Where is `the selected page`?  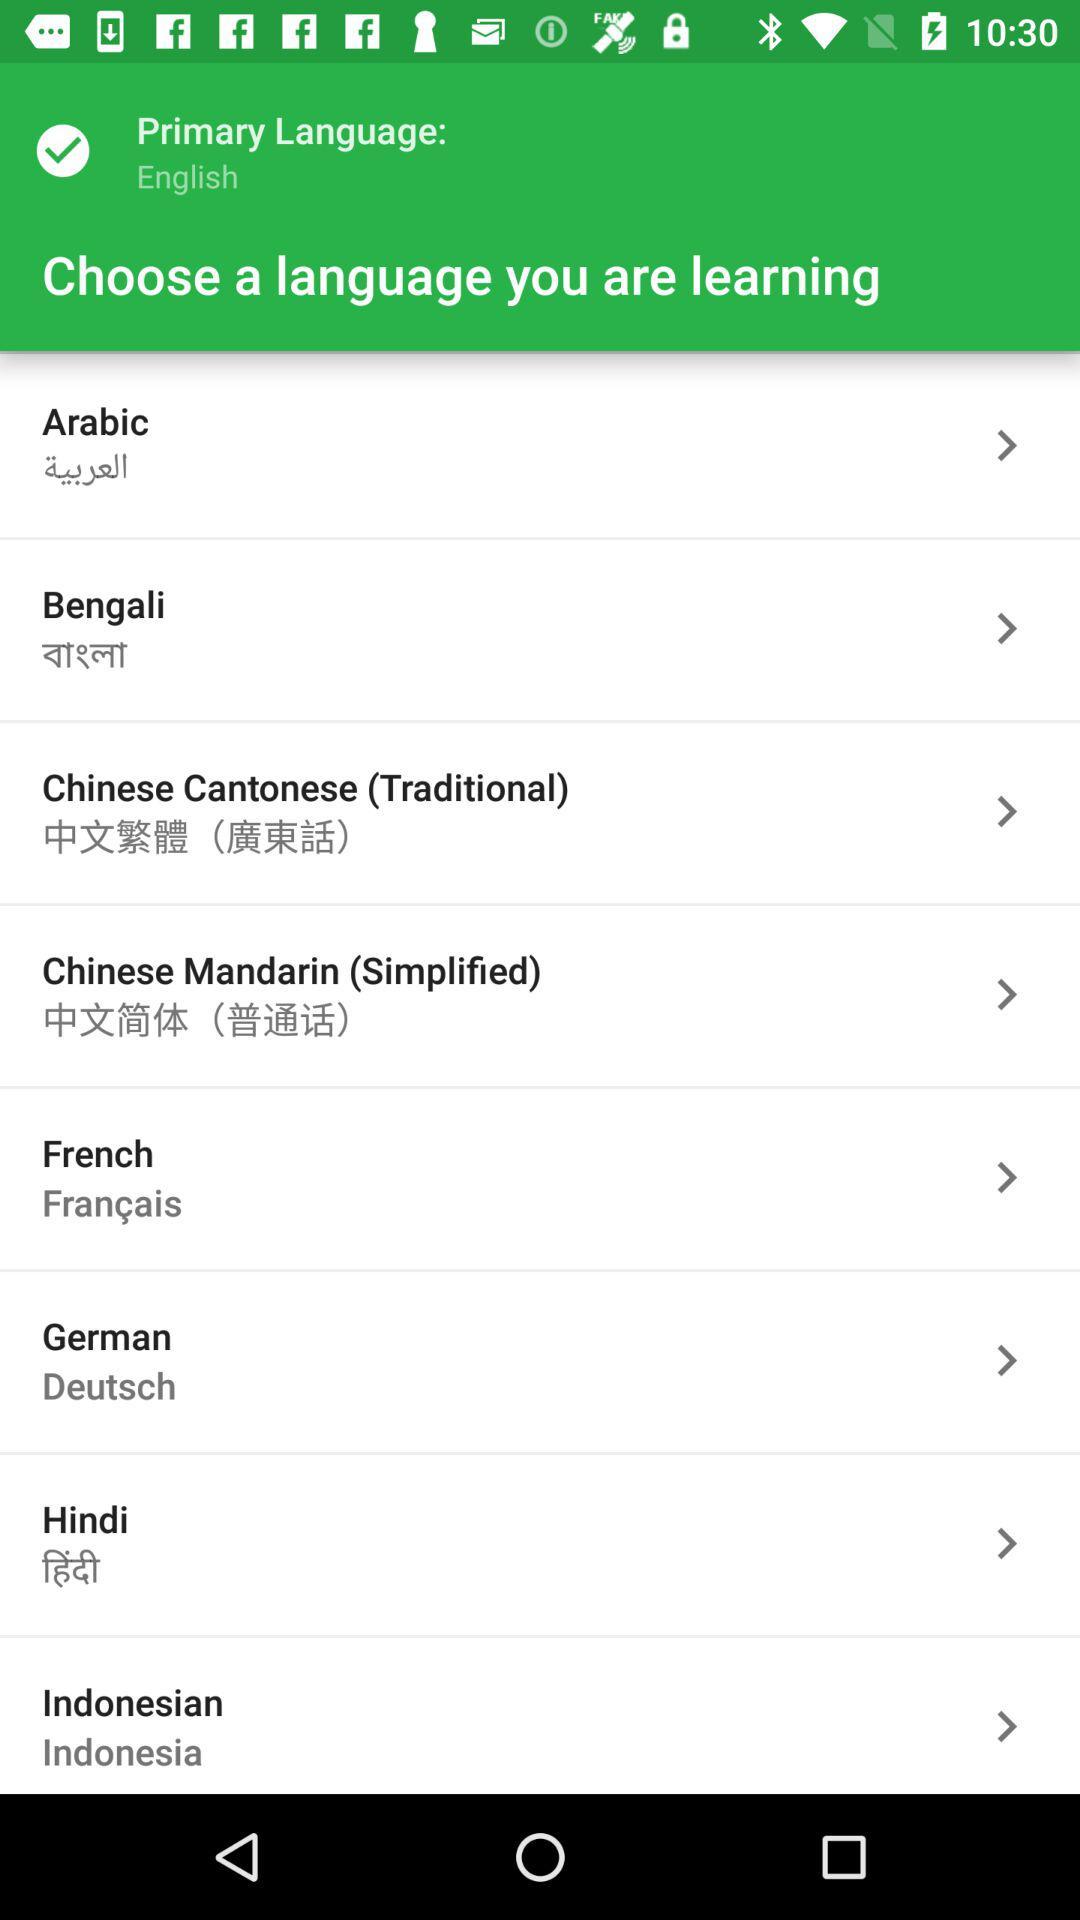
the selected page is located at coordinates (1017, 1542).